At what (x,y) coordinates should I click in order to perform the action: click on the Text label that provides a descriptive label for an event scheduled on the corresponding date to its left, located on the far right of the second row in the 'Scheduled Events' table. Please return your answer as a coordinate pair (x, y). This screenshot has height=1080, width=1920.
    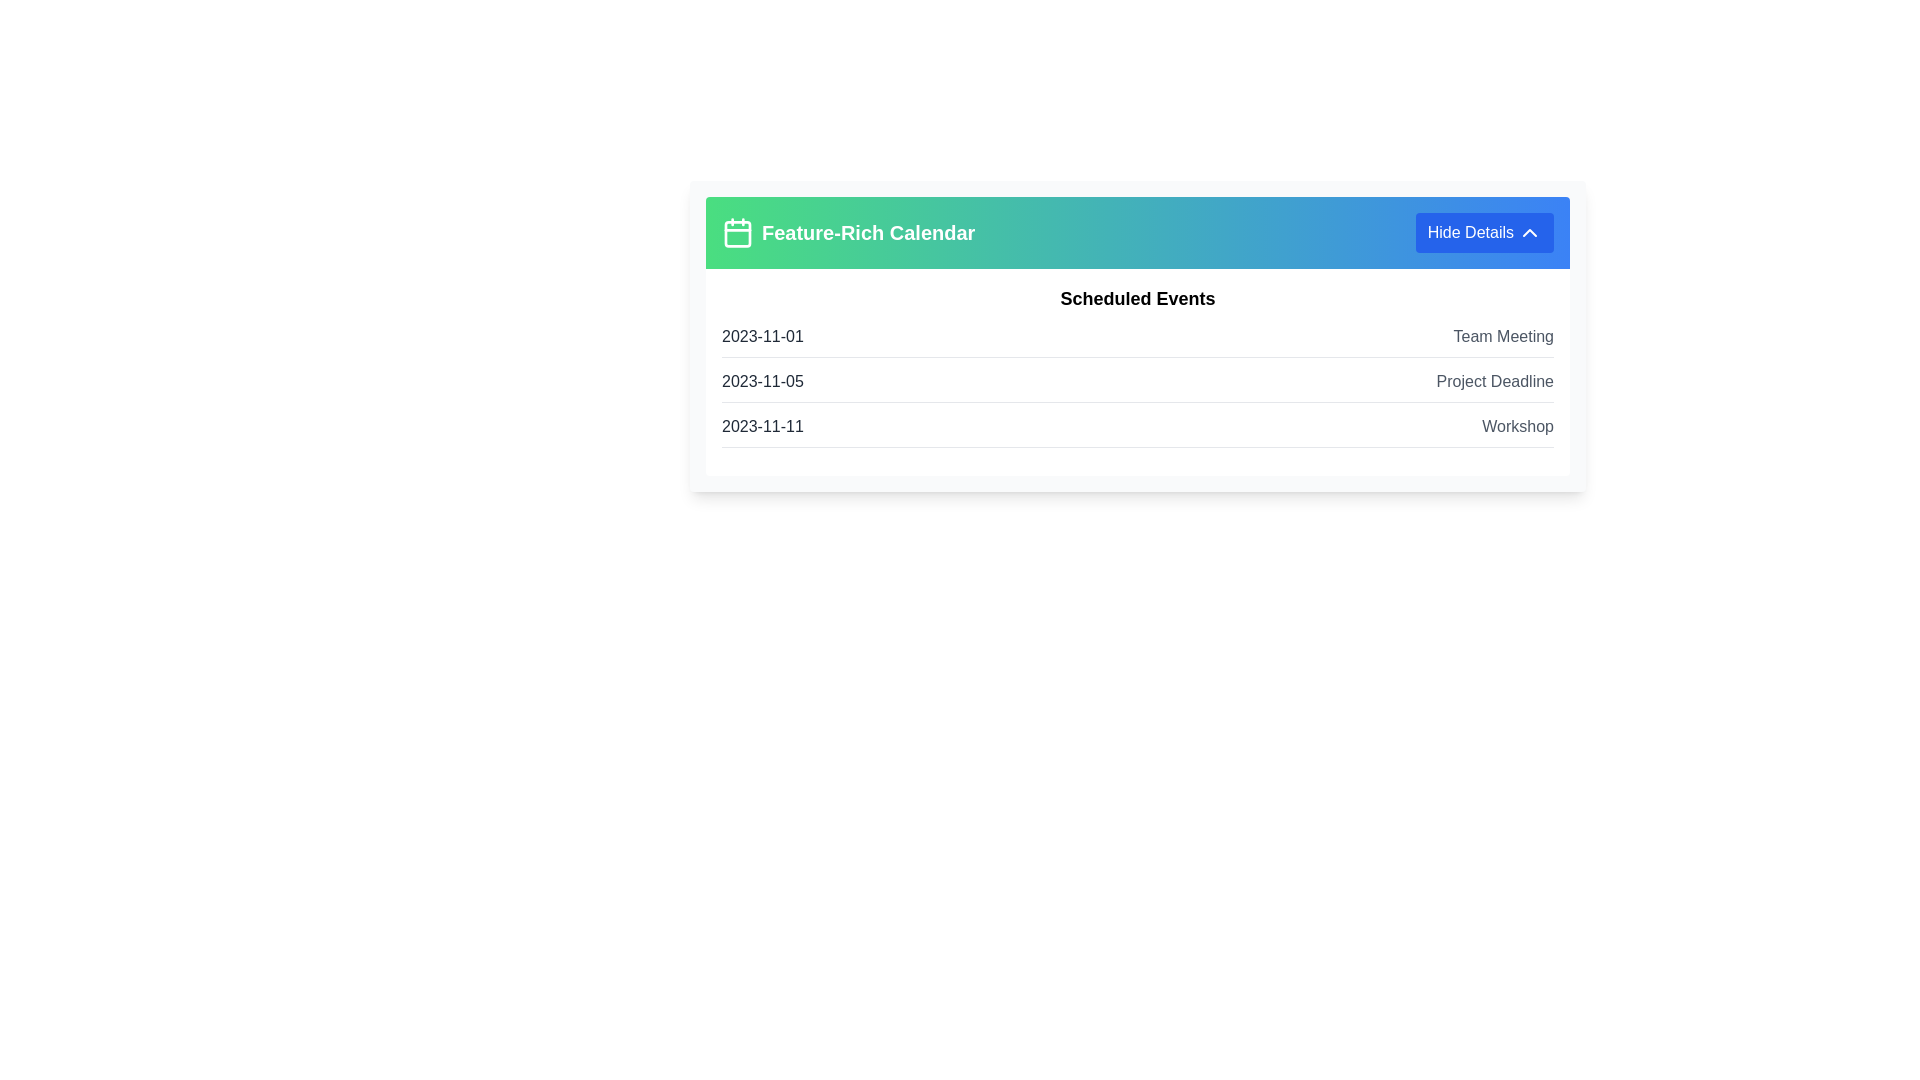
    Looking at the image, I should click on (1495, 381).